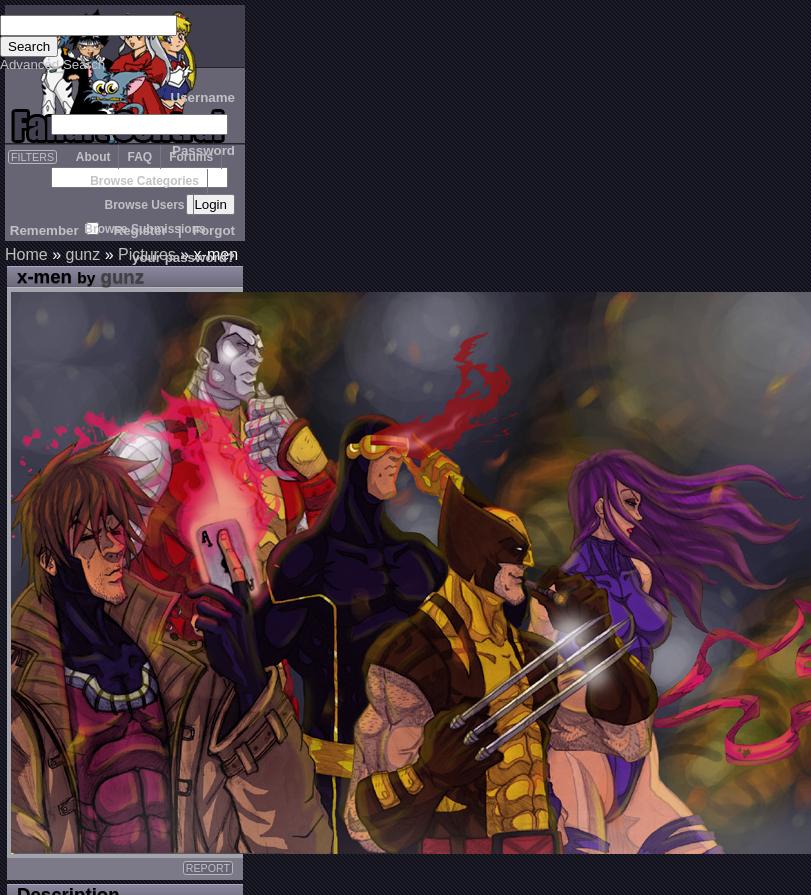 This screenshot has height=895, width=811. What do you see at coordinates (207, 866) in the screenshot?
I see `'REPORT'` at bounding box center [207, 866].